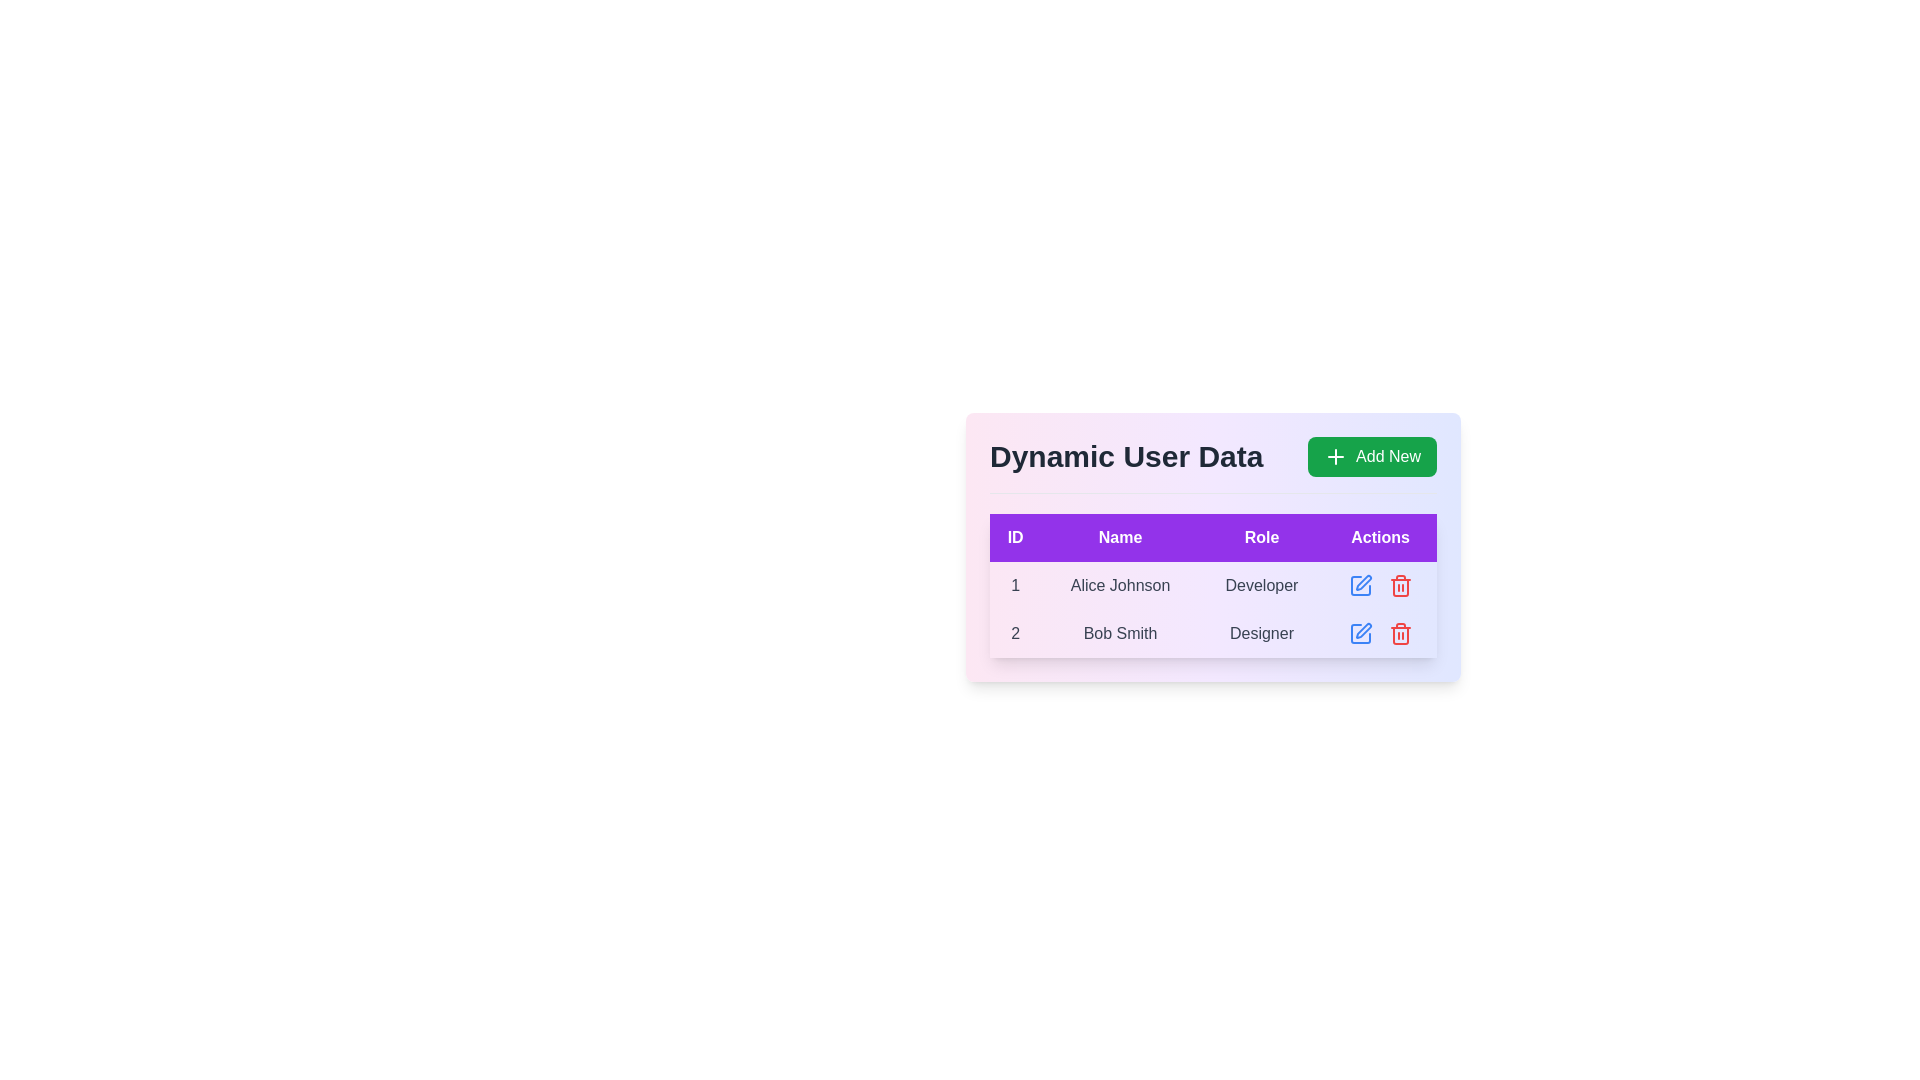 The image size is (1920, 1080). What do you see at coordinates (1015, 633) in the screenshot?
I see `the text display that shows the identifier number for 'Bob Smith', who is a Designer, located in the second row under the 'ID' column` at bounding box center [1015, 633].